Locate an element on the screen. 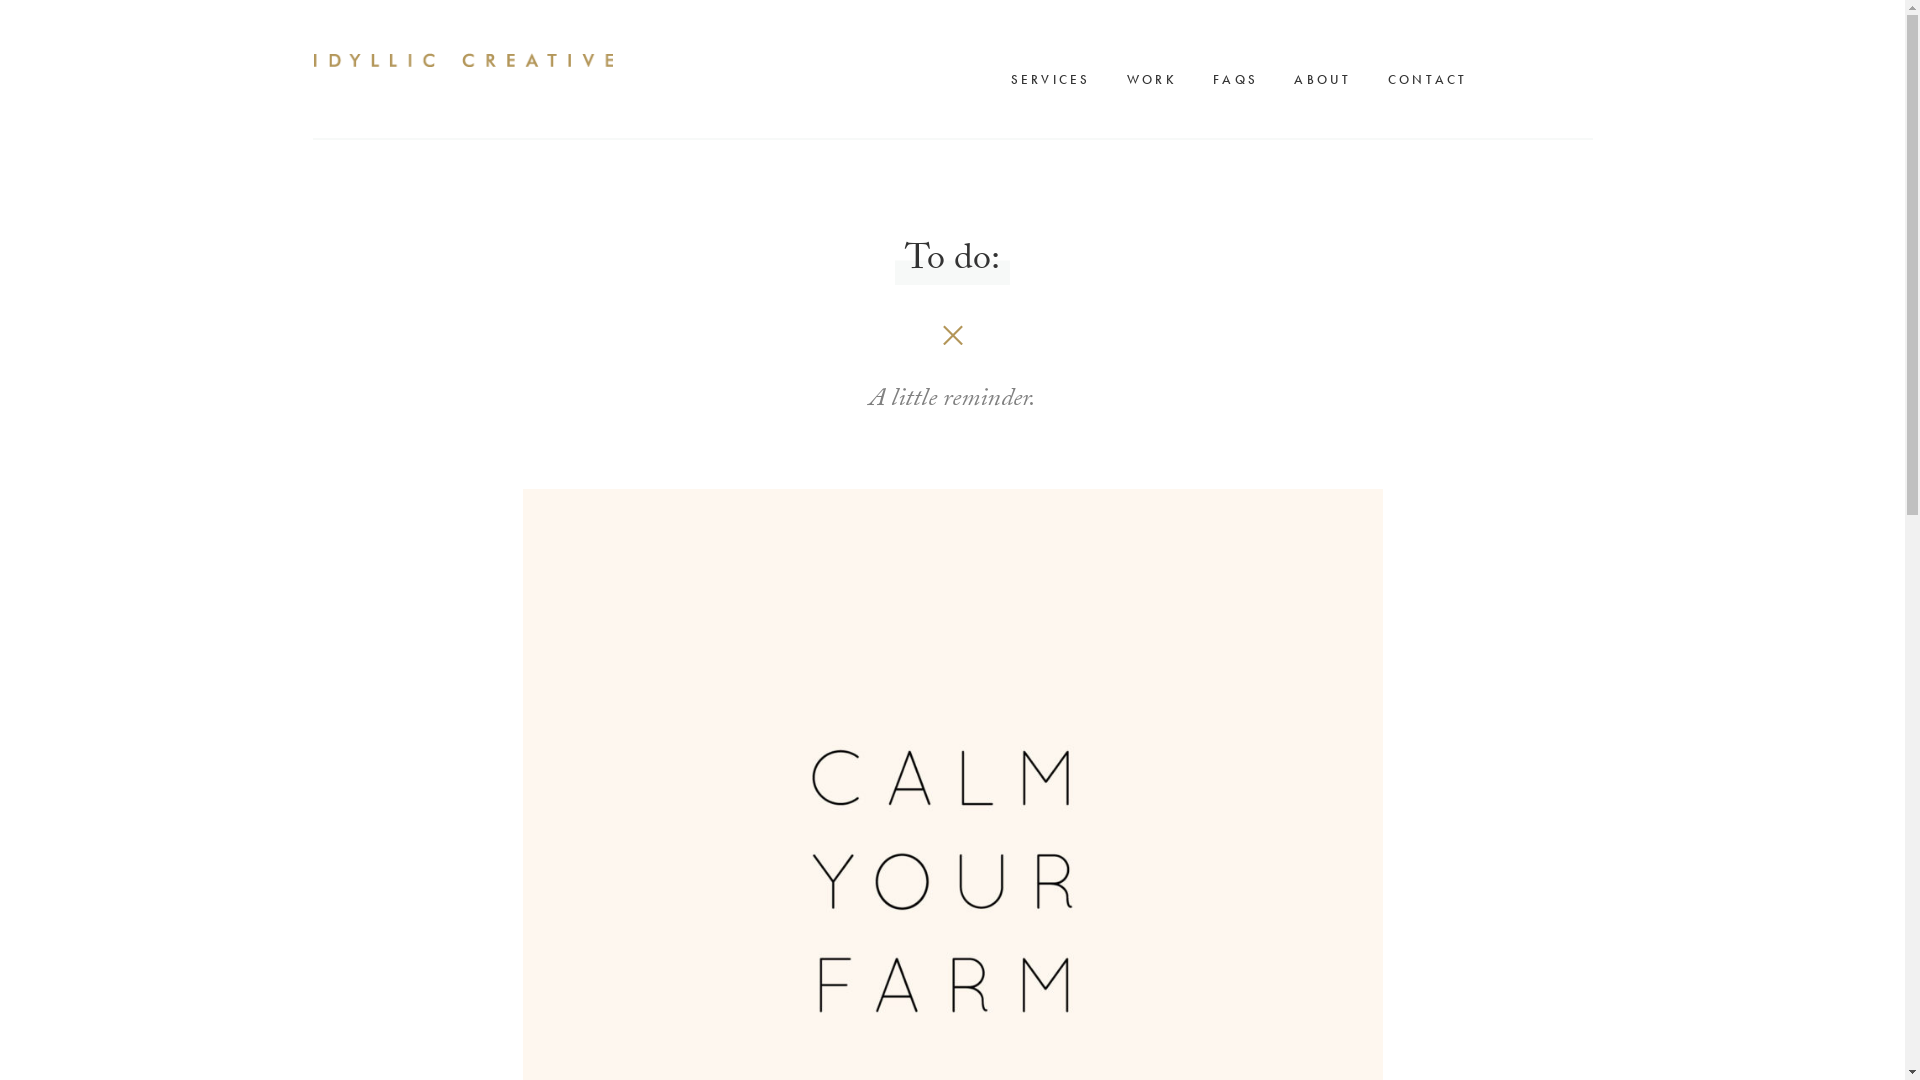 Image resolution: width=1920 pixels, height=1080 pixels. 'CONTACT' is located at coordinates (1432, 78).